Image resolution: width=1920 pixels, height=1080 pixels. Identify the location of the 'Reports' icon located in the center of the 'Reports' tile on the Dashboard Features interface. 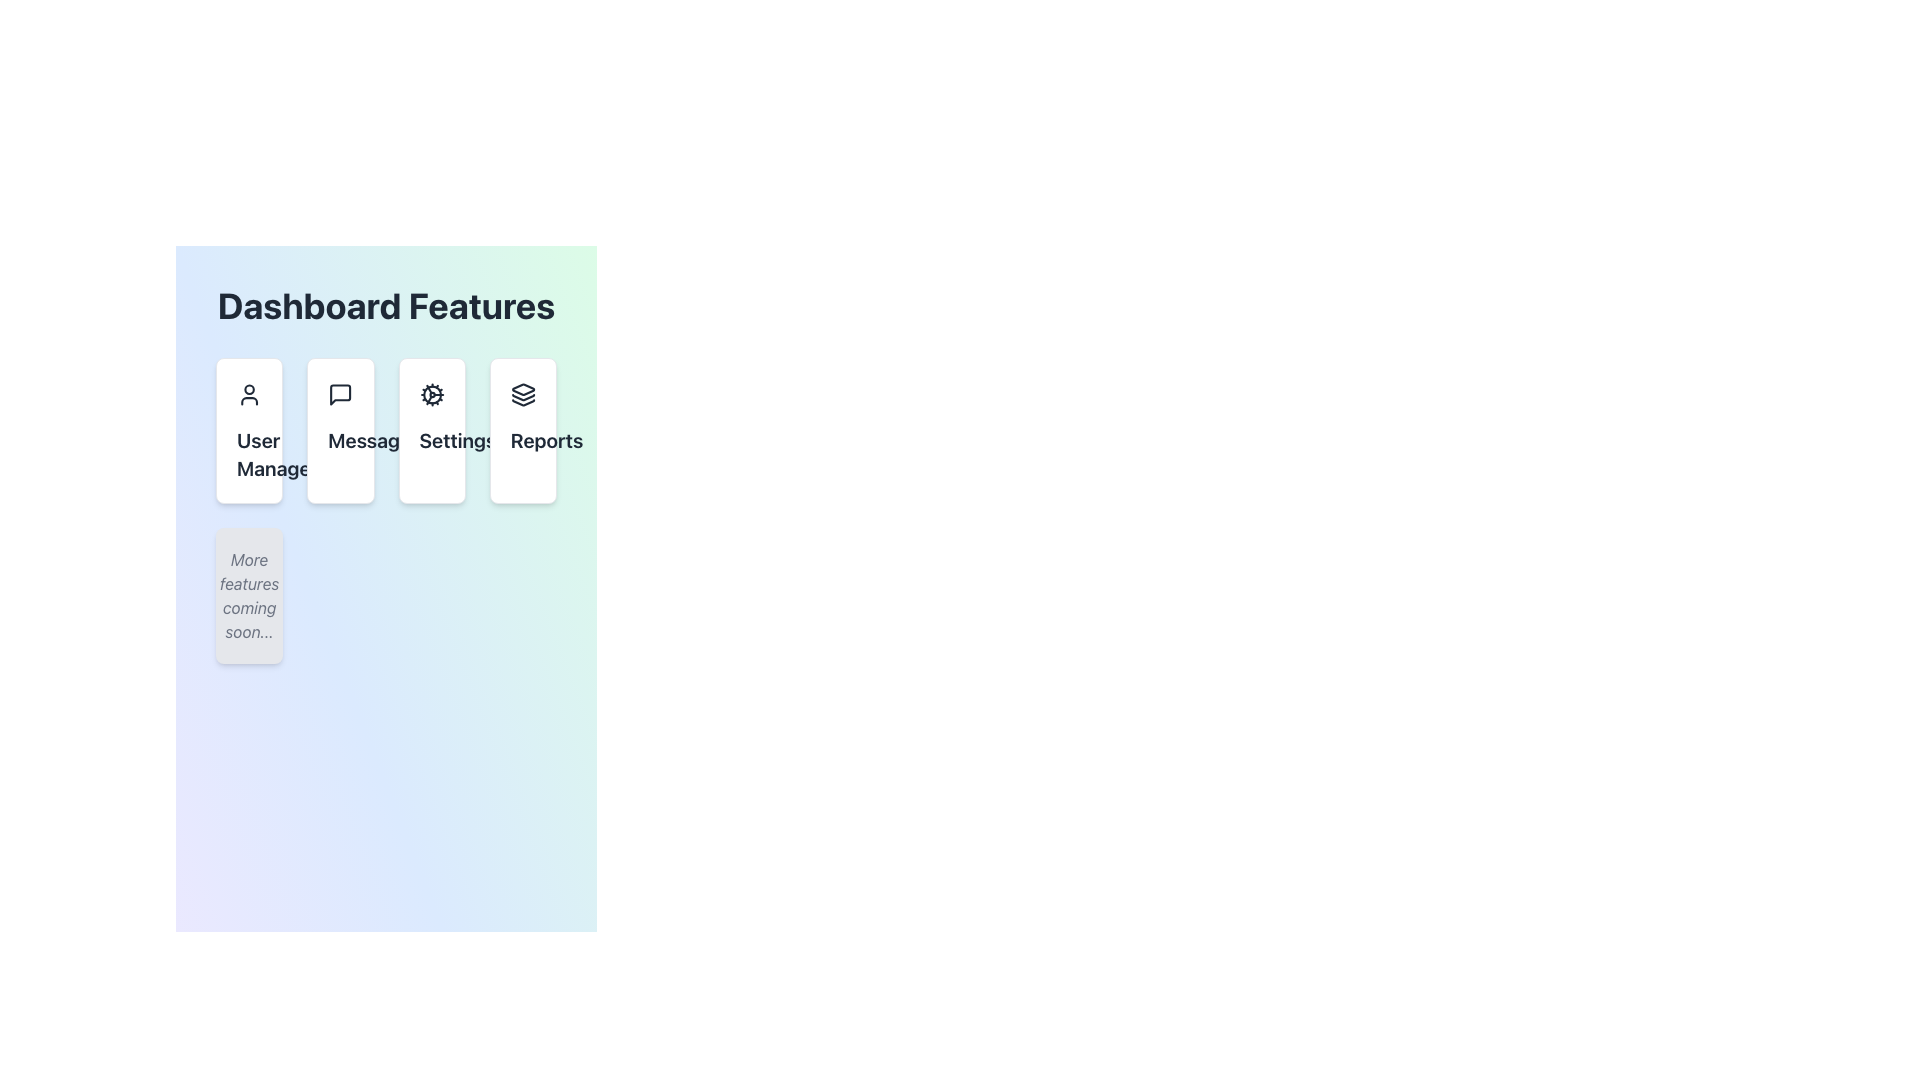
(523, 394).